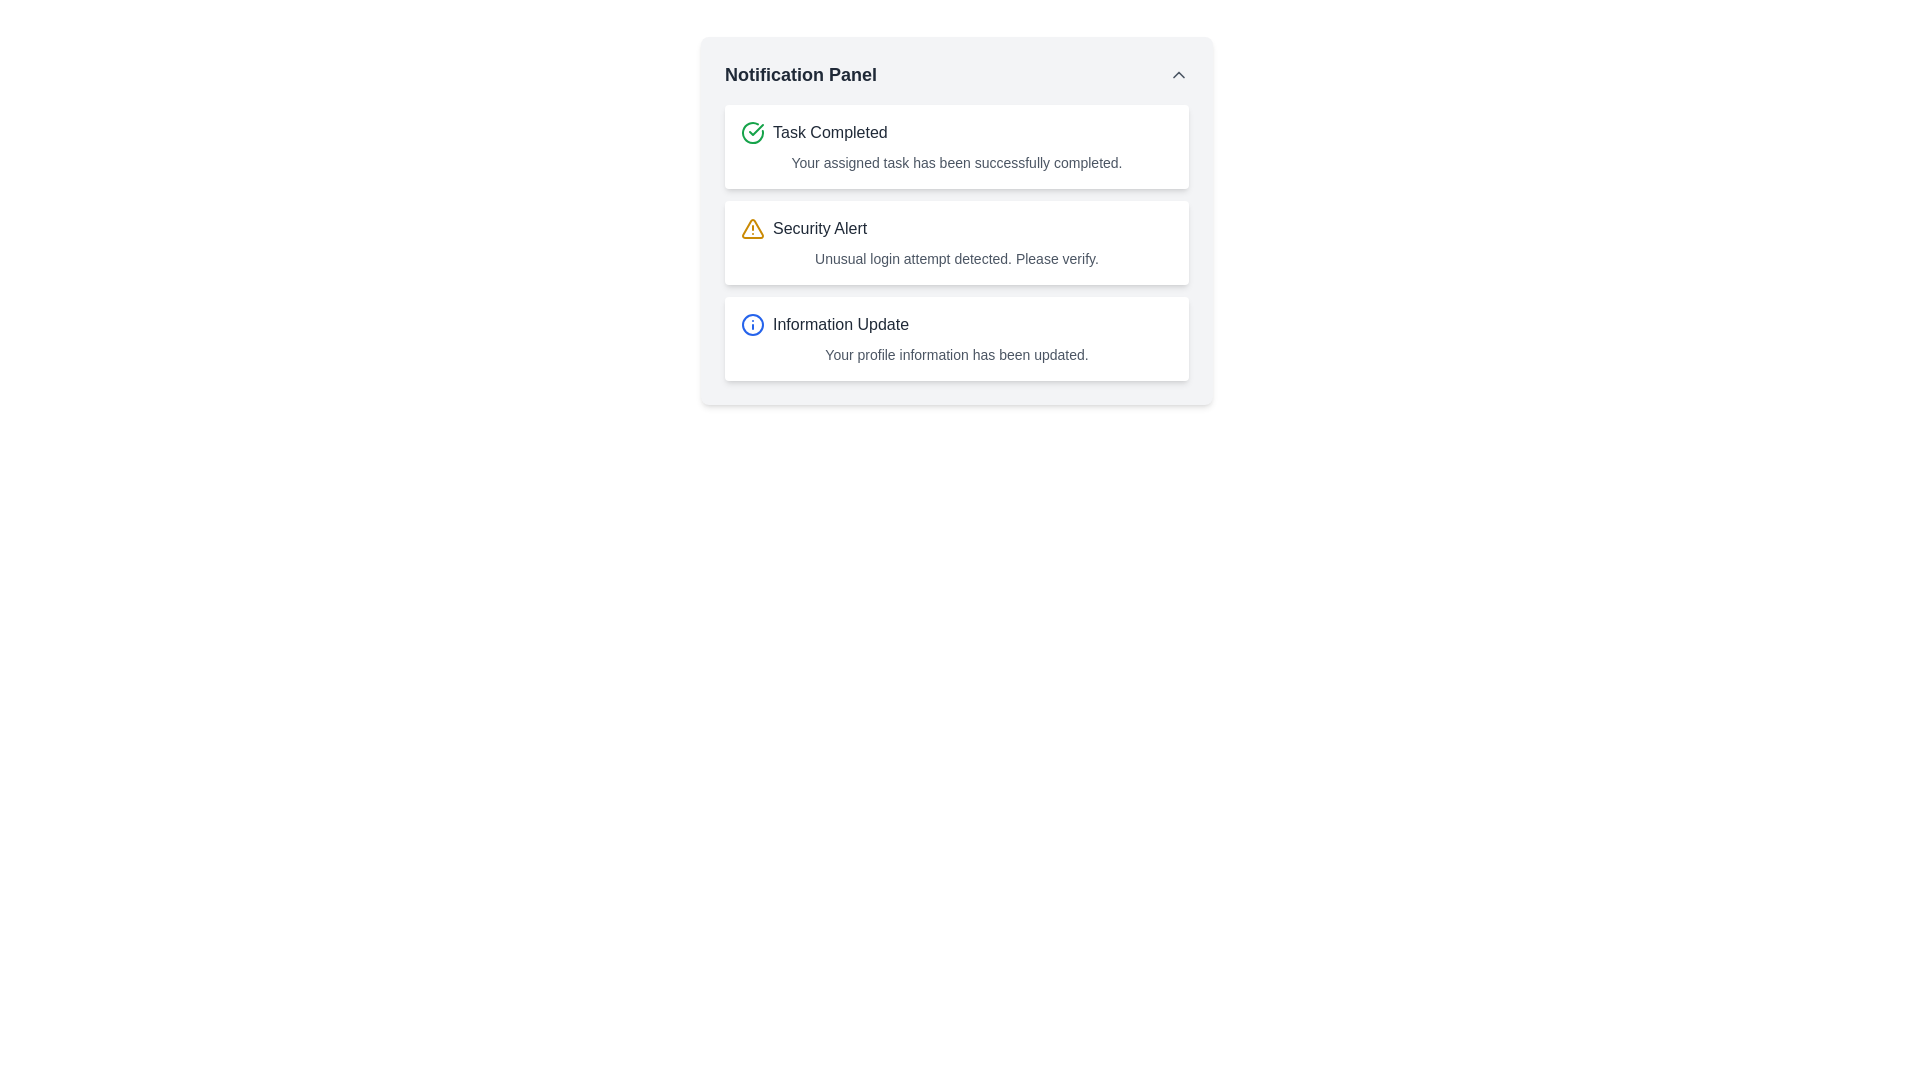 The image size is (1920, 1080). I want to click on message from the Notification card, which is the first in the vertical list of notifications in the Notification Panel, located above the Security Alert notification, so click(955, 145).